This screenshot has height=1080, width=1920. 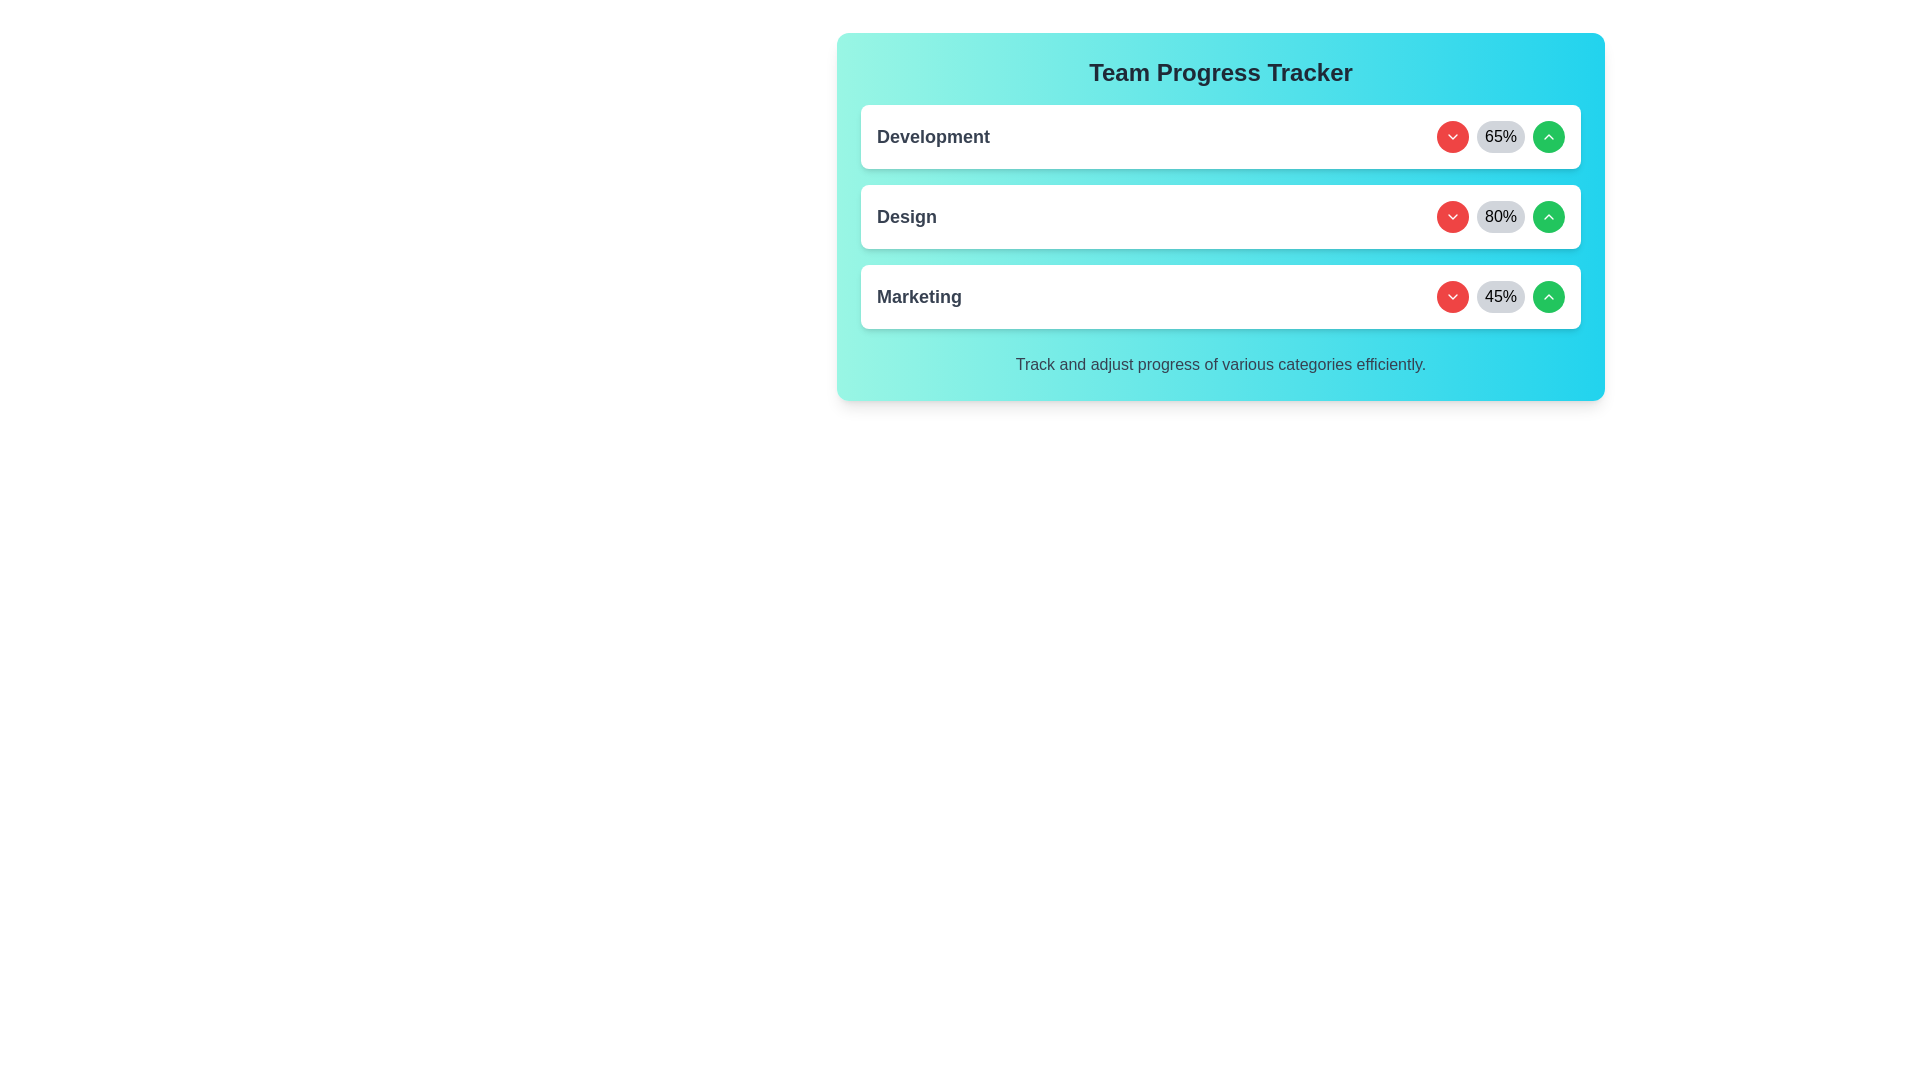 What do you see at coordinates (932, 136) in the screenshot?
I see `the Text element displaying 'Development' in bold on a white background card with rounded edges, located in the first card of a vertically stacked list` at bounding box center [932, 136].